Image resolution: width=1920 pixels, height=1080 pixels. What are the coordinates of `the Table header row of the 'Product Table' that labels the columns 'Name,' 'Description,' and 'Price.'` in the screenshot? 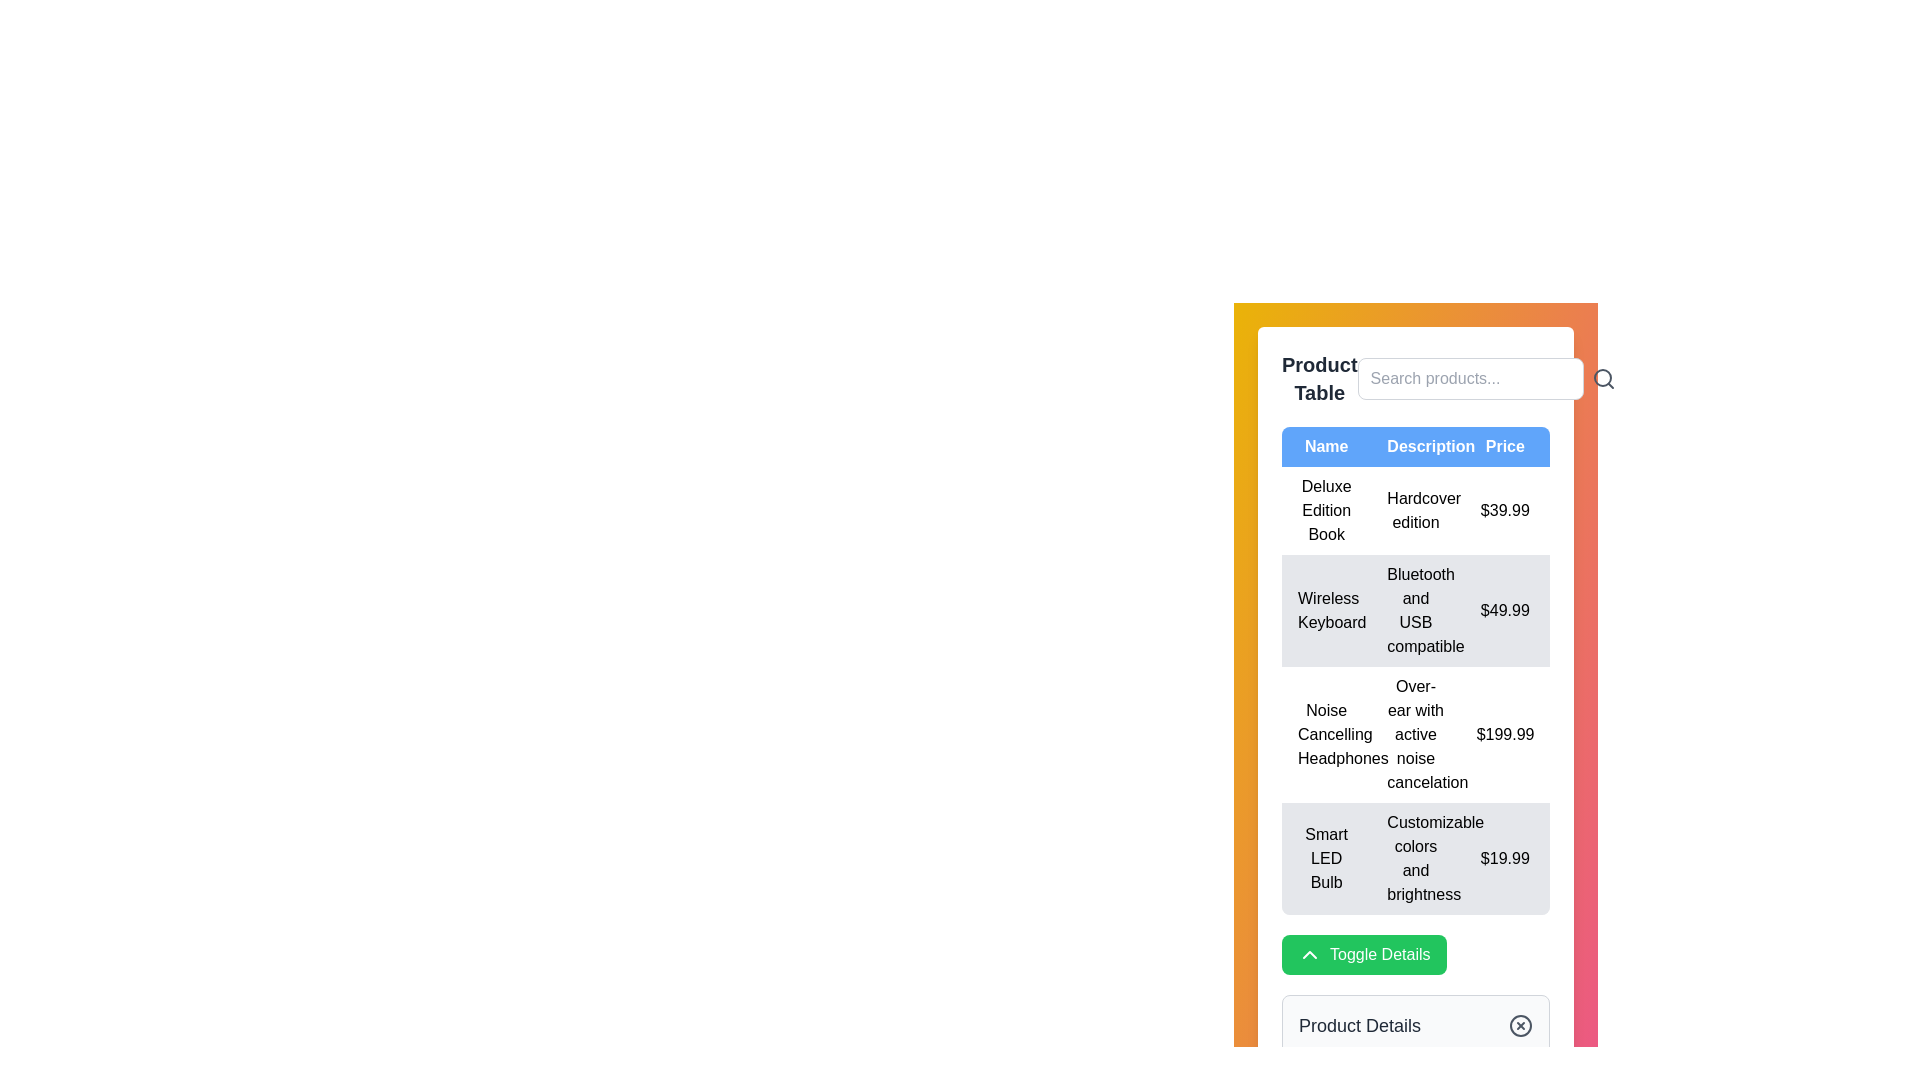 It's located at (1415, 446).